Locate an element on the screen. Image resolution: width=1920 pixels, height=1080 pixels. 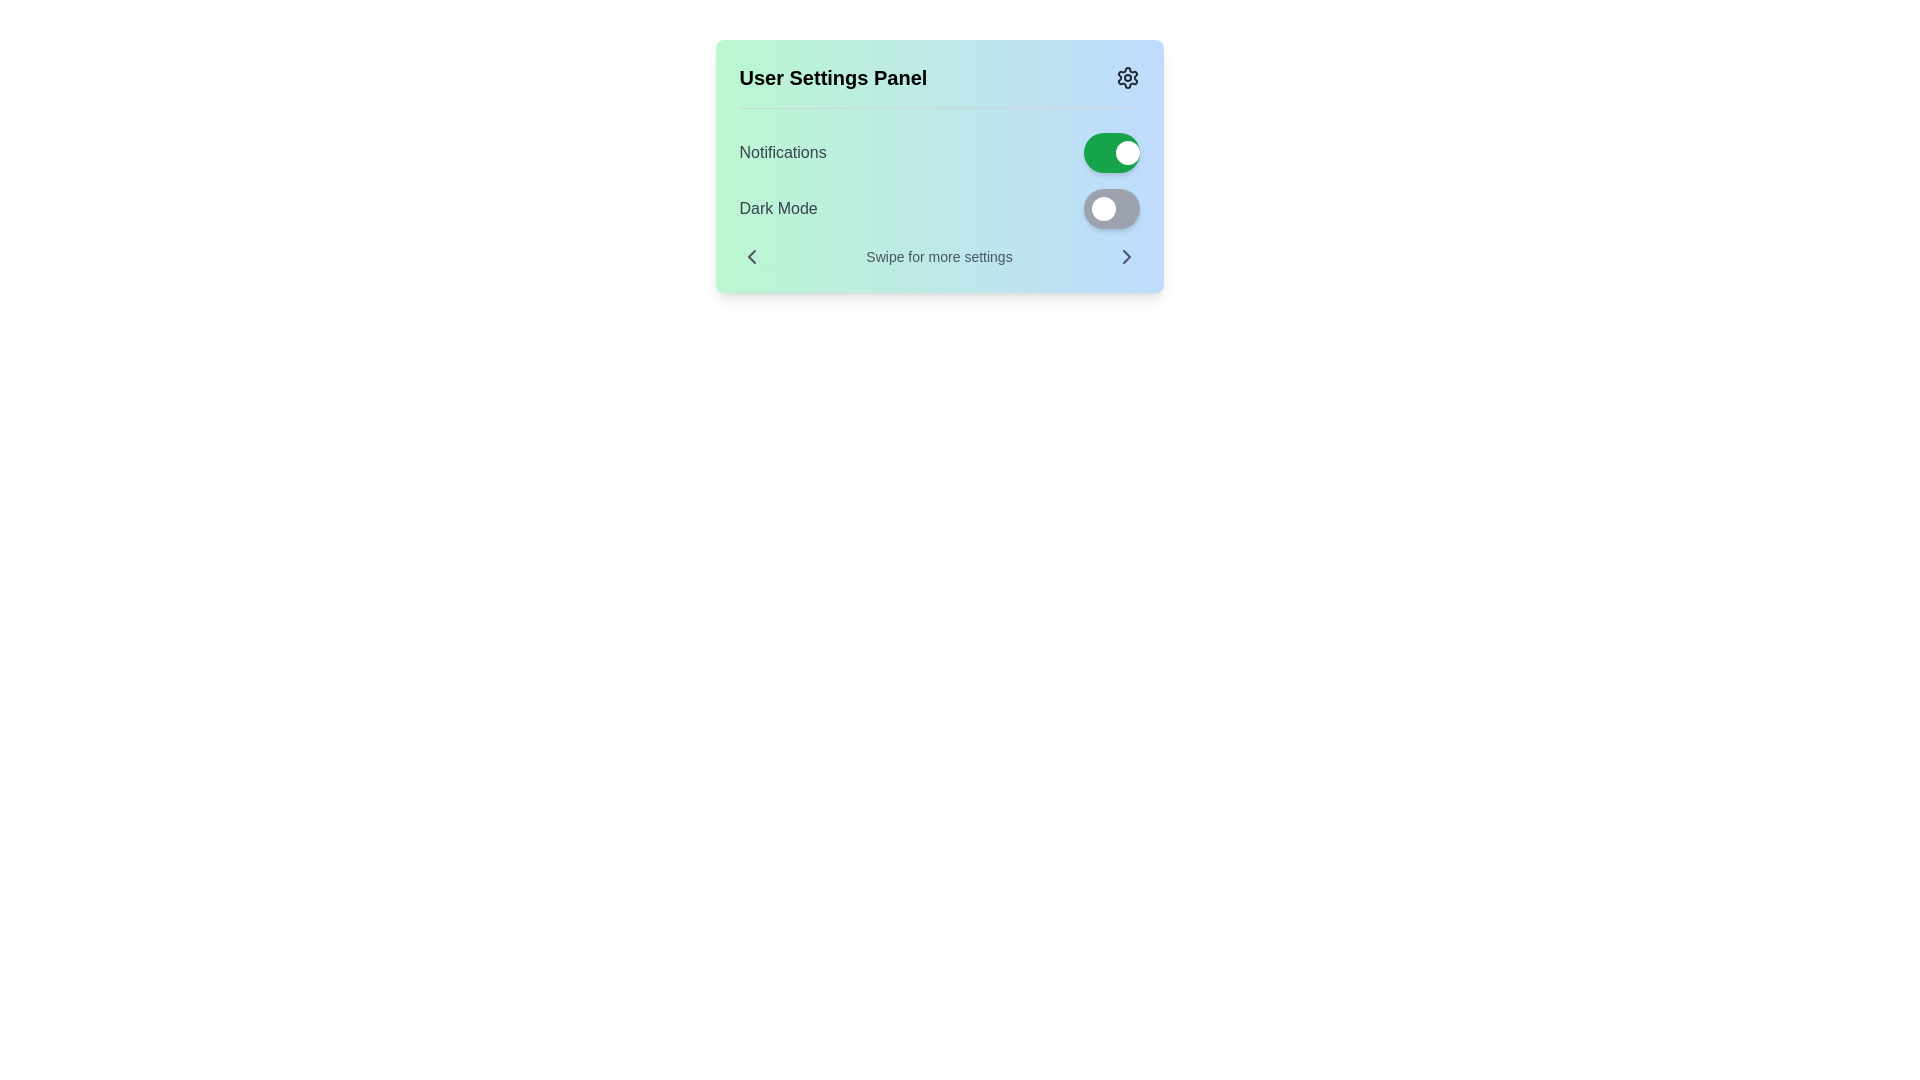
the settings icon in the User Settings Panel is located at coordinates (1127, 76).